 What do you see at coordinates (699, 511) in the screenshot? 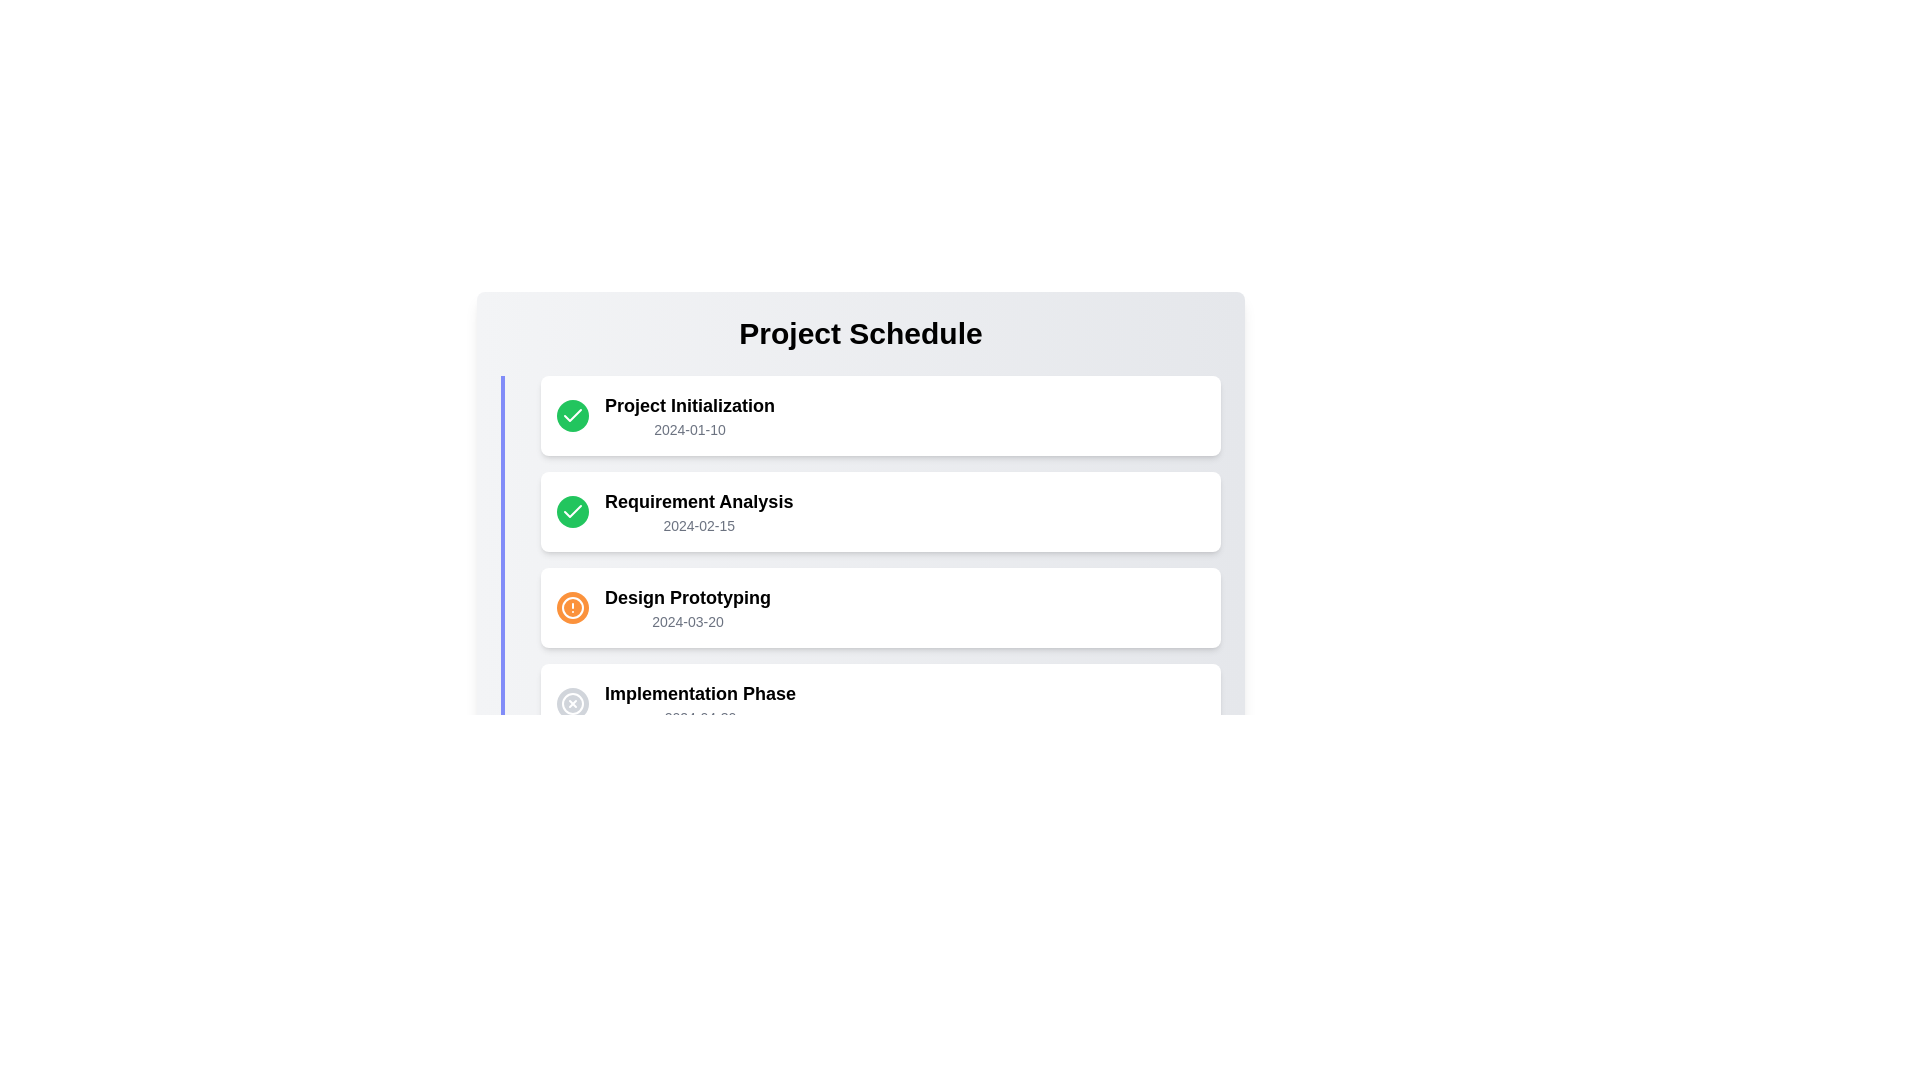
I see `the 'Requirement Analysis' card, which displays a title in bold and a date beneath it, to interact with it and reveal more details` at bounding box center [699, 511].